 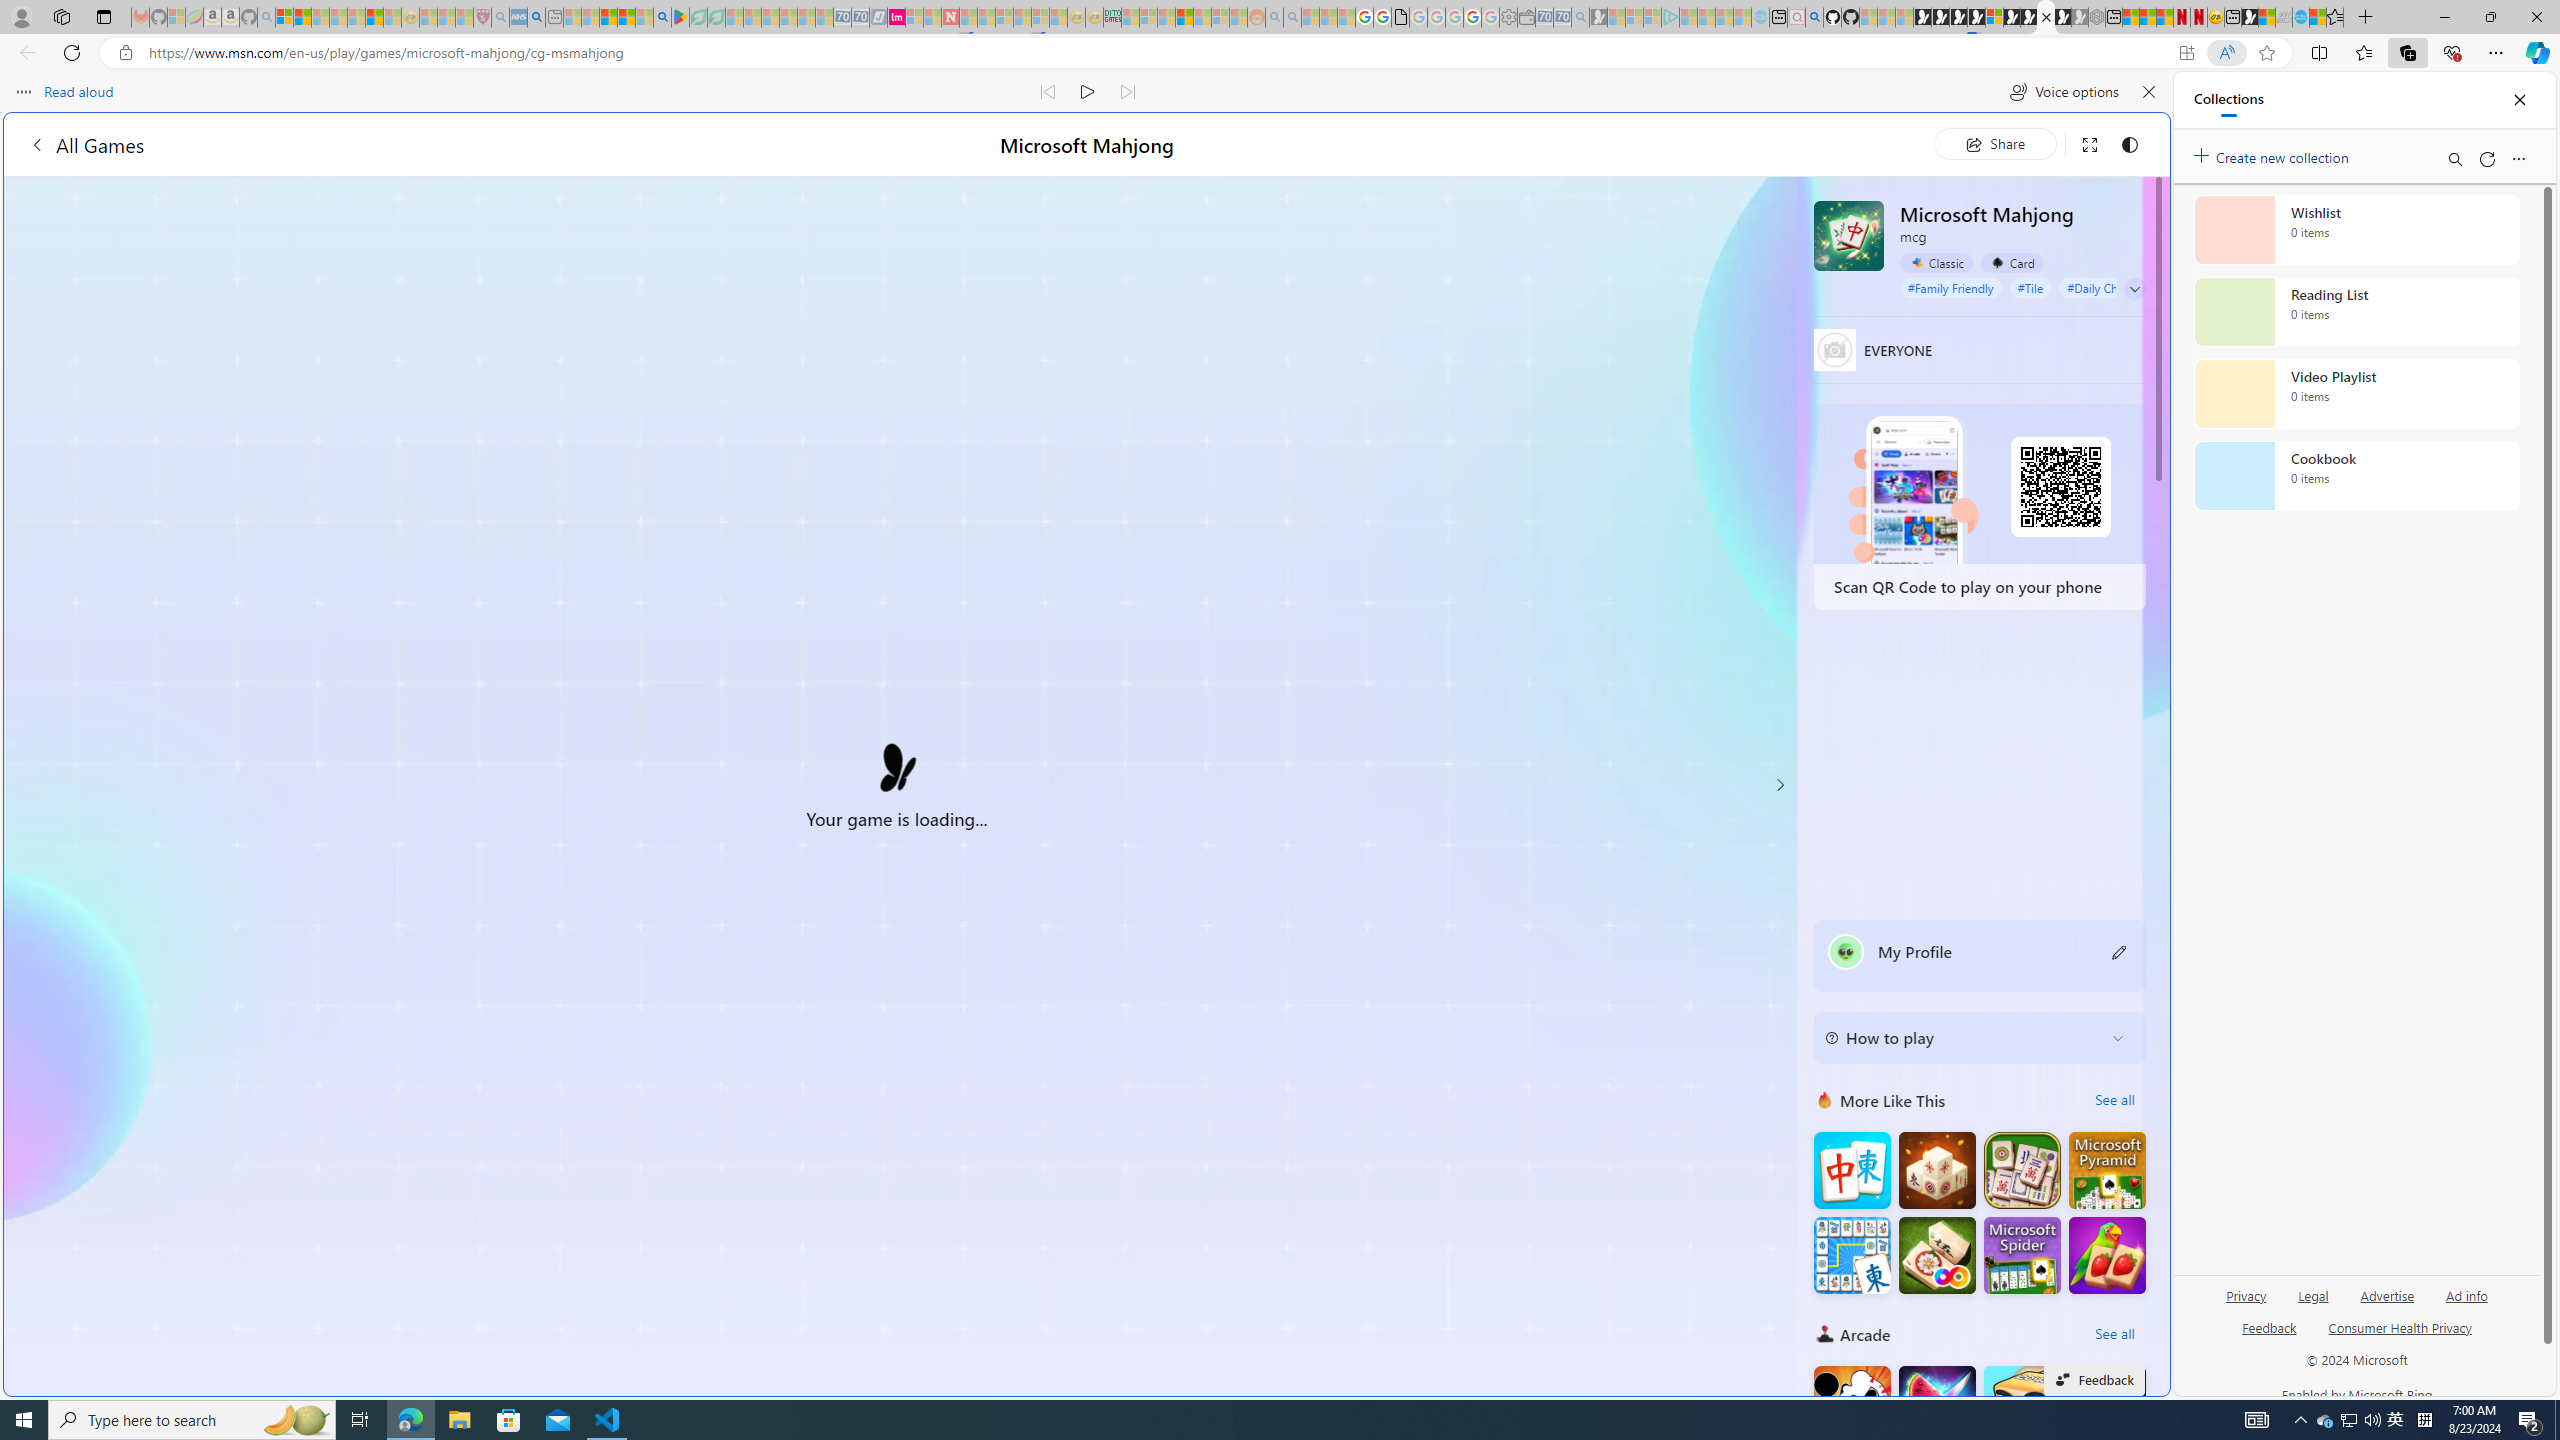 What do you see at coordinates (2400, 1334) in the screenshot?
I see `'Consumer Health Privacy'` at bounding box center [2400, 1334].